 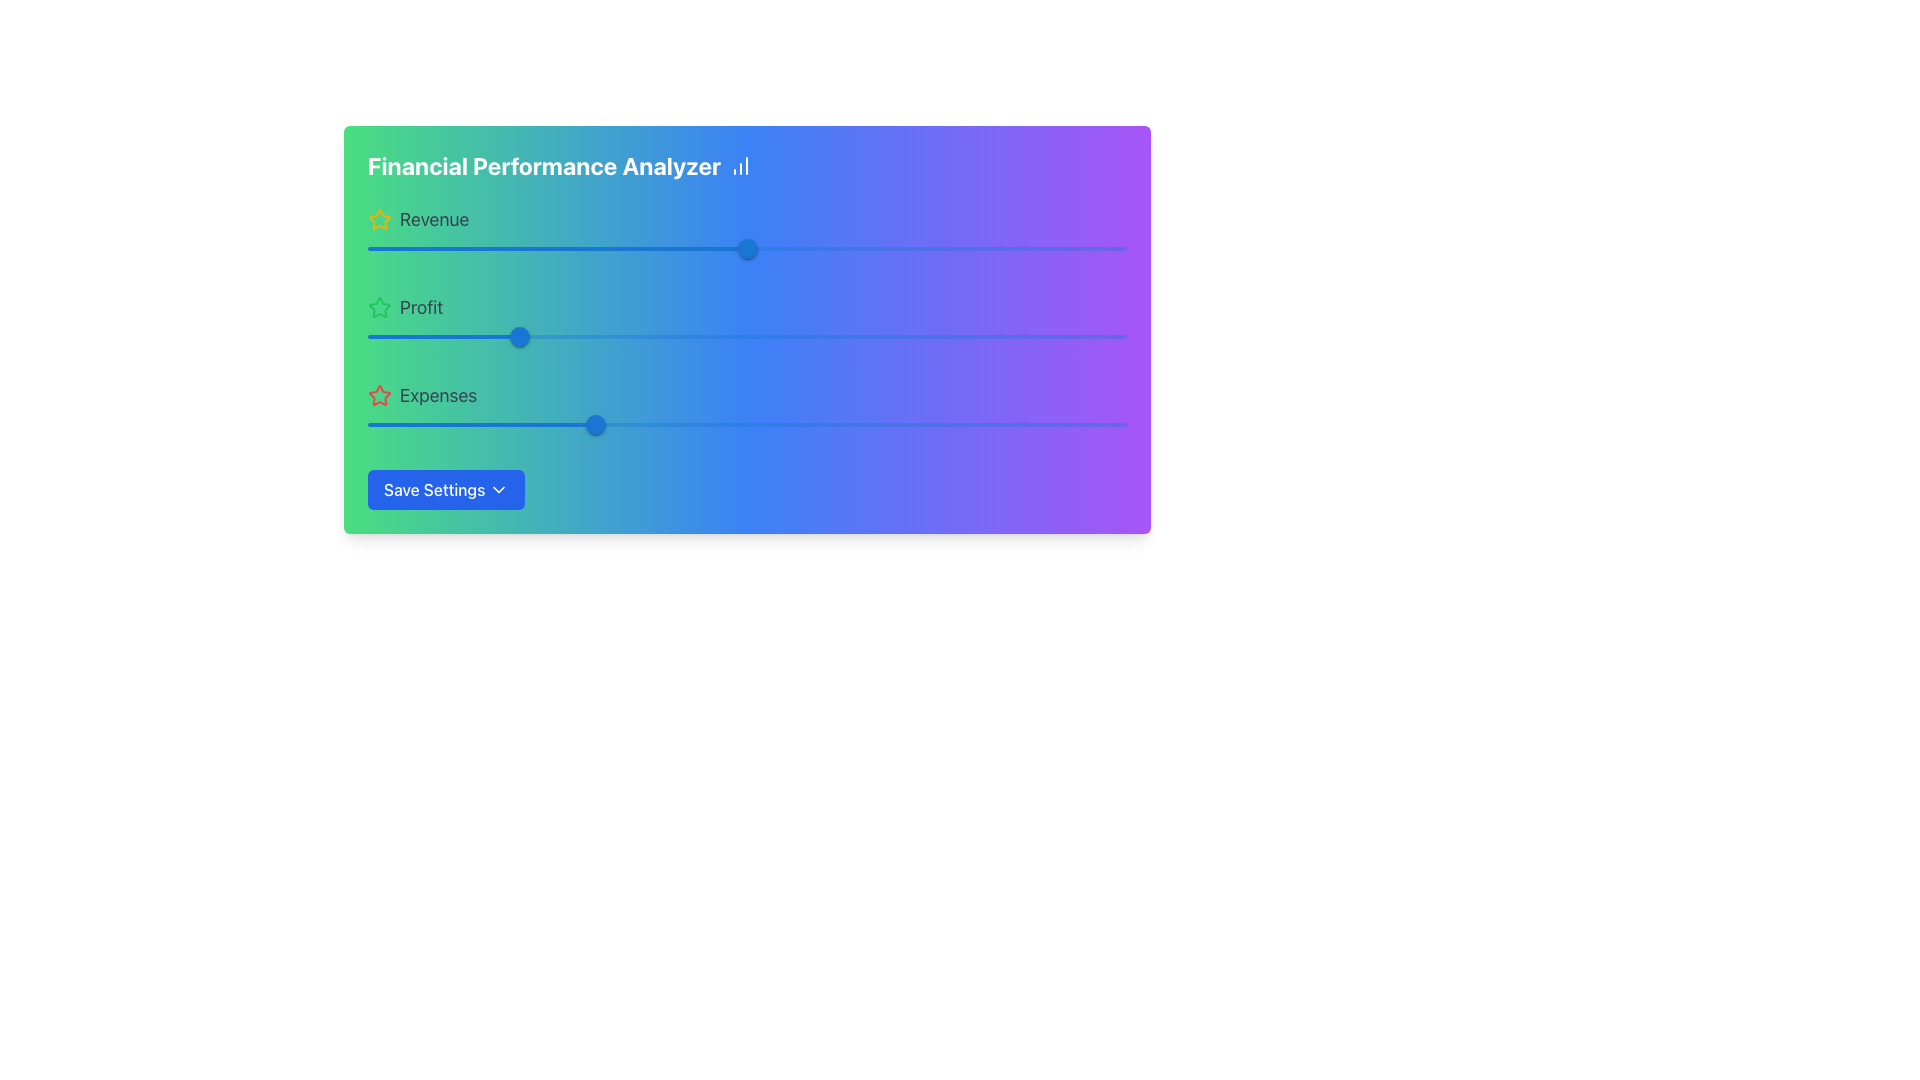 What do you see at coordinates (528, 335) in the screenshot?
I see `slider value` at bounding box center [528, 335].